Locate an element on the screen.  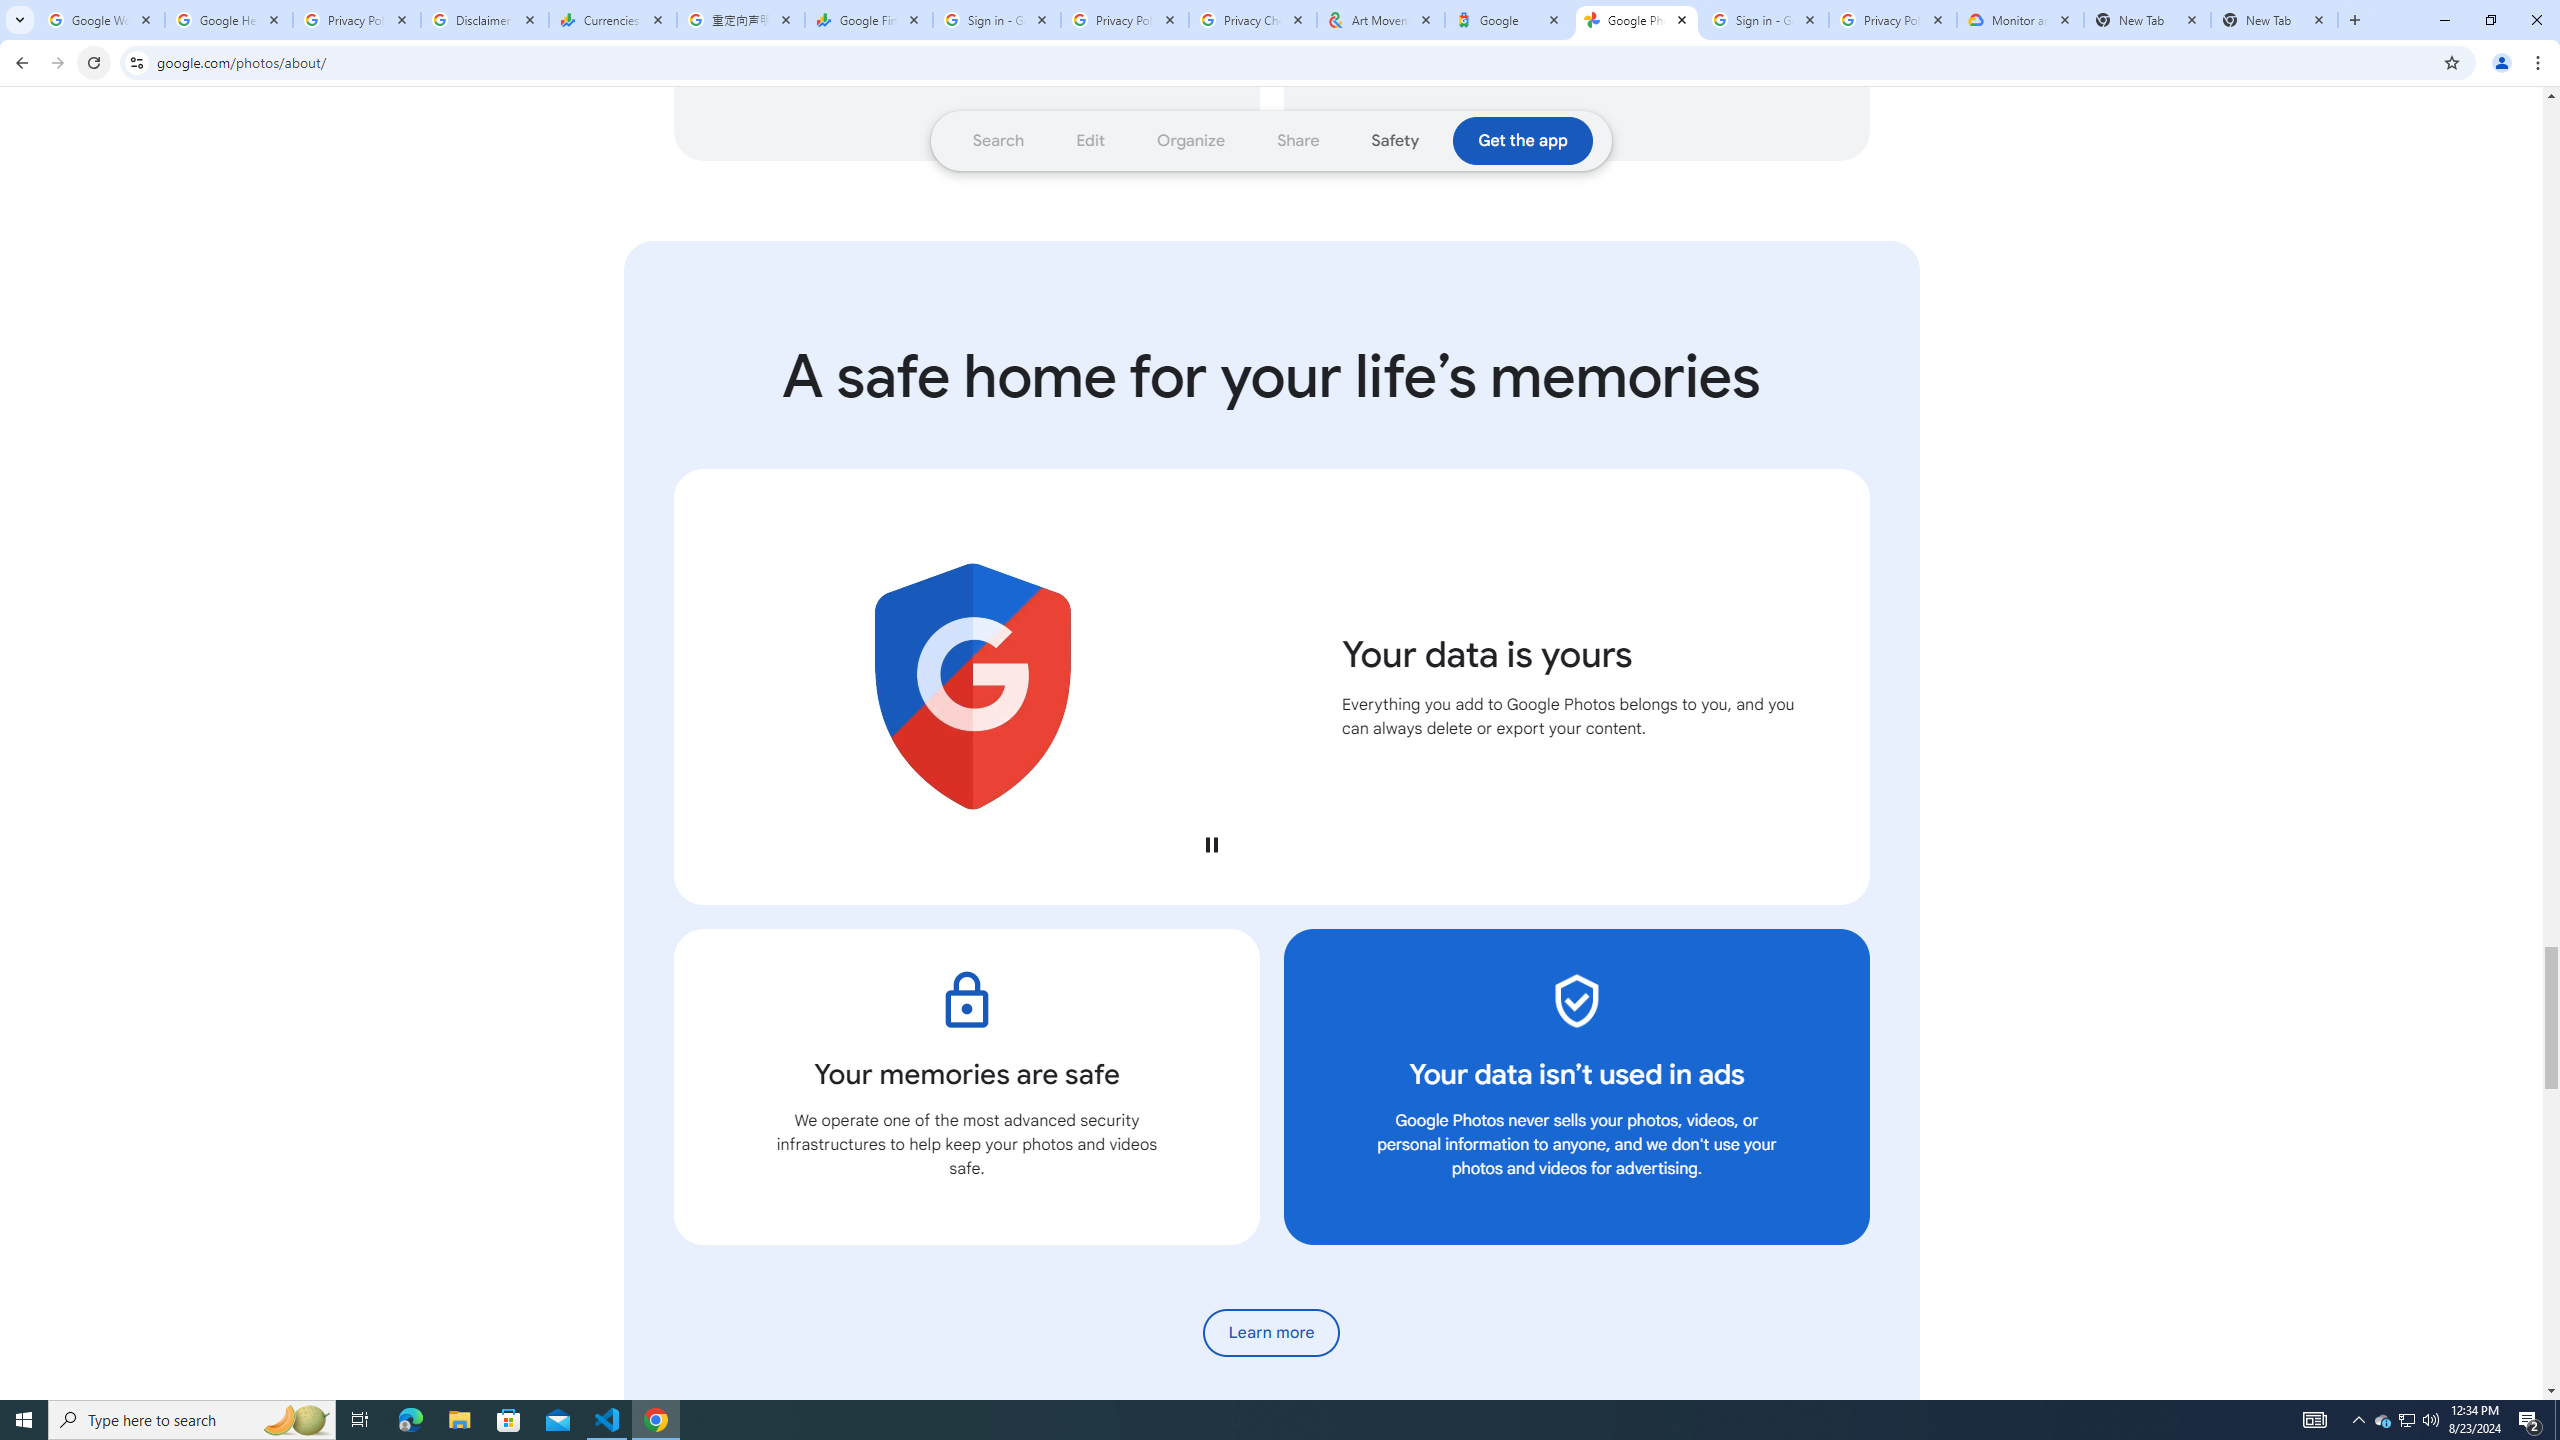
'Padlock icon indicating security. ' is located at coordinates (966, 999).